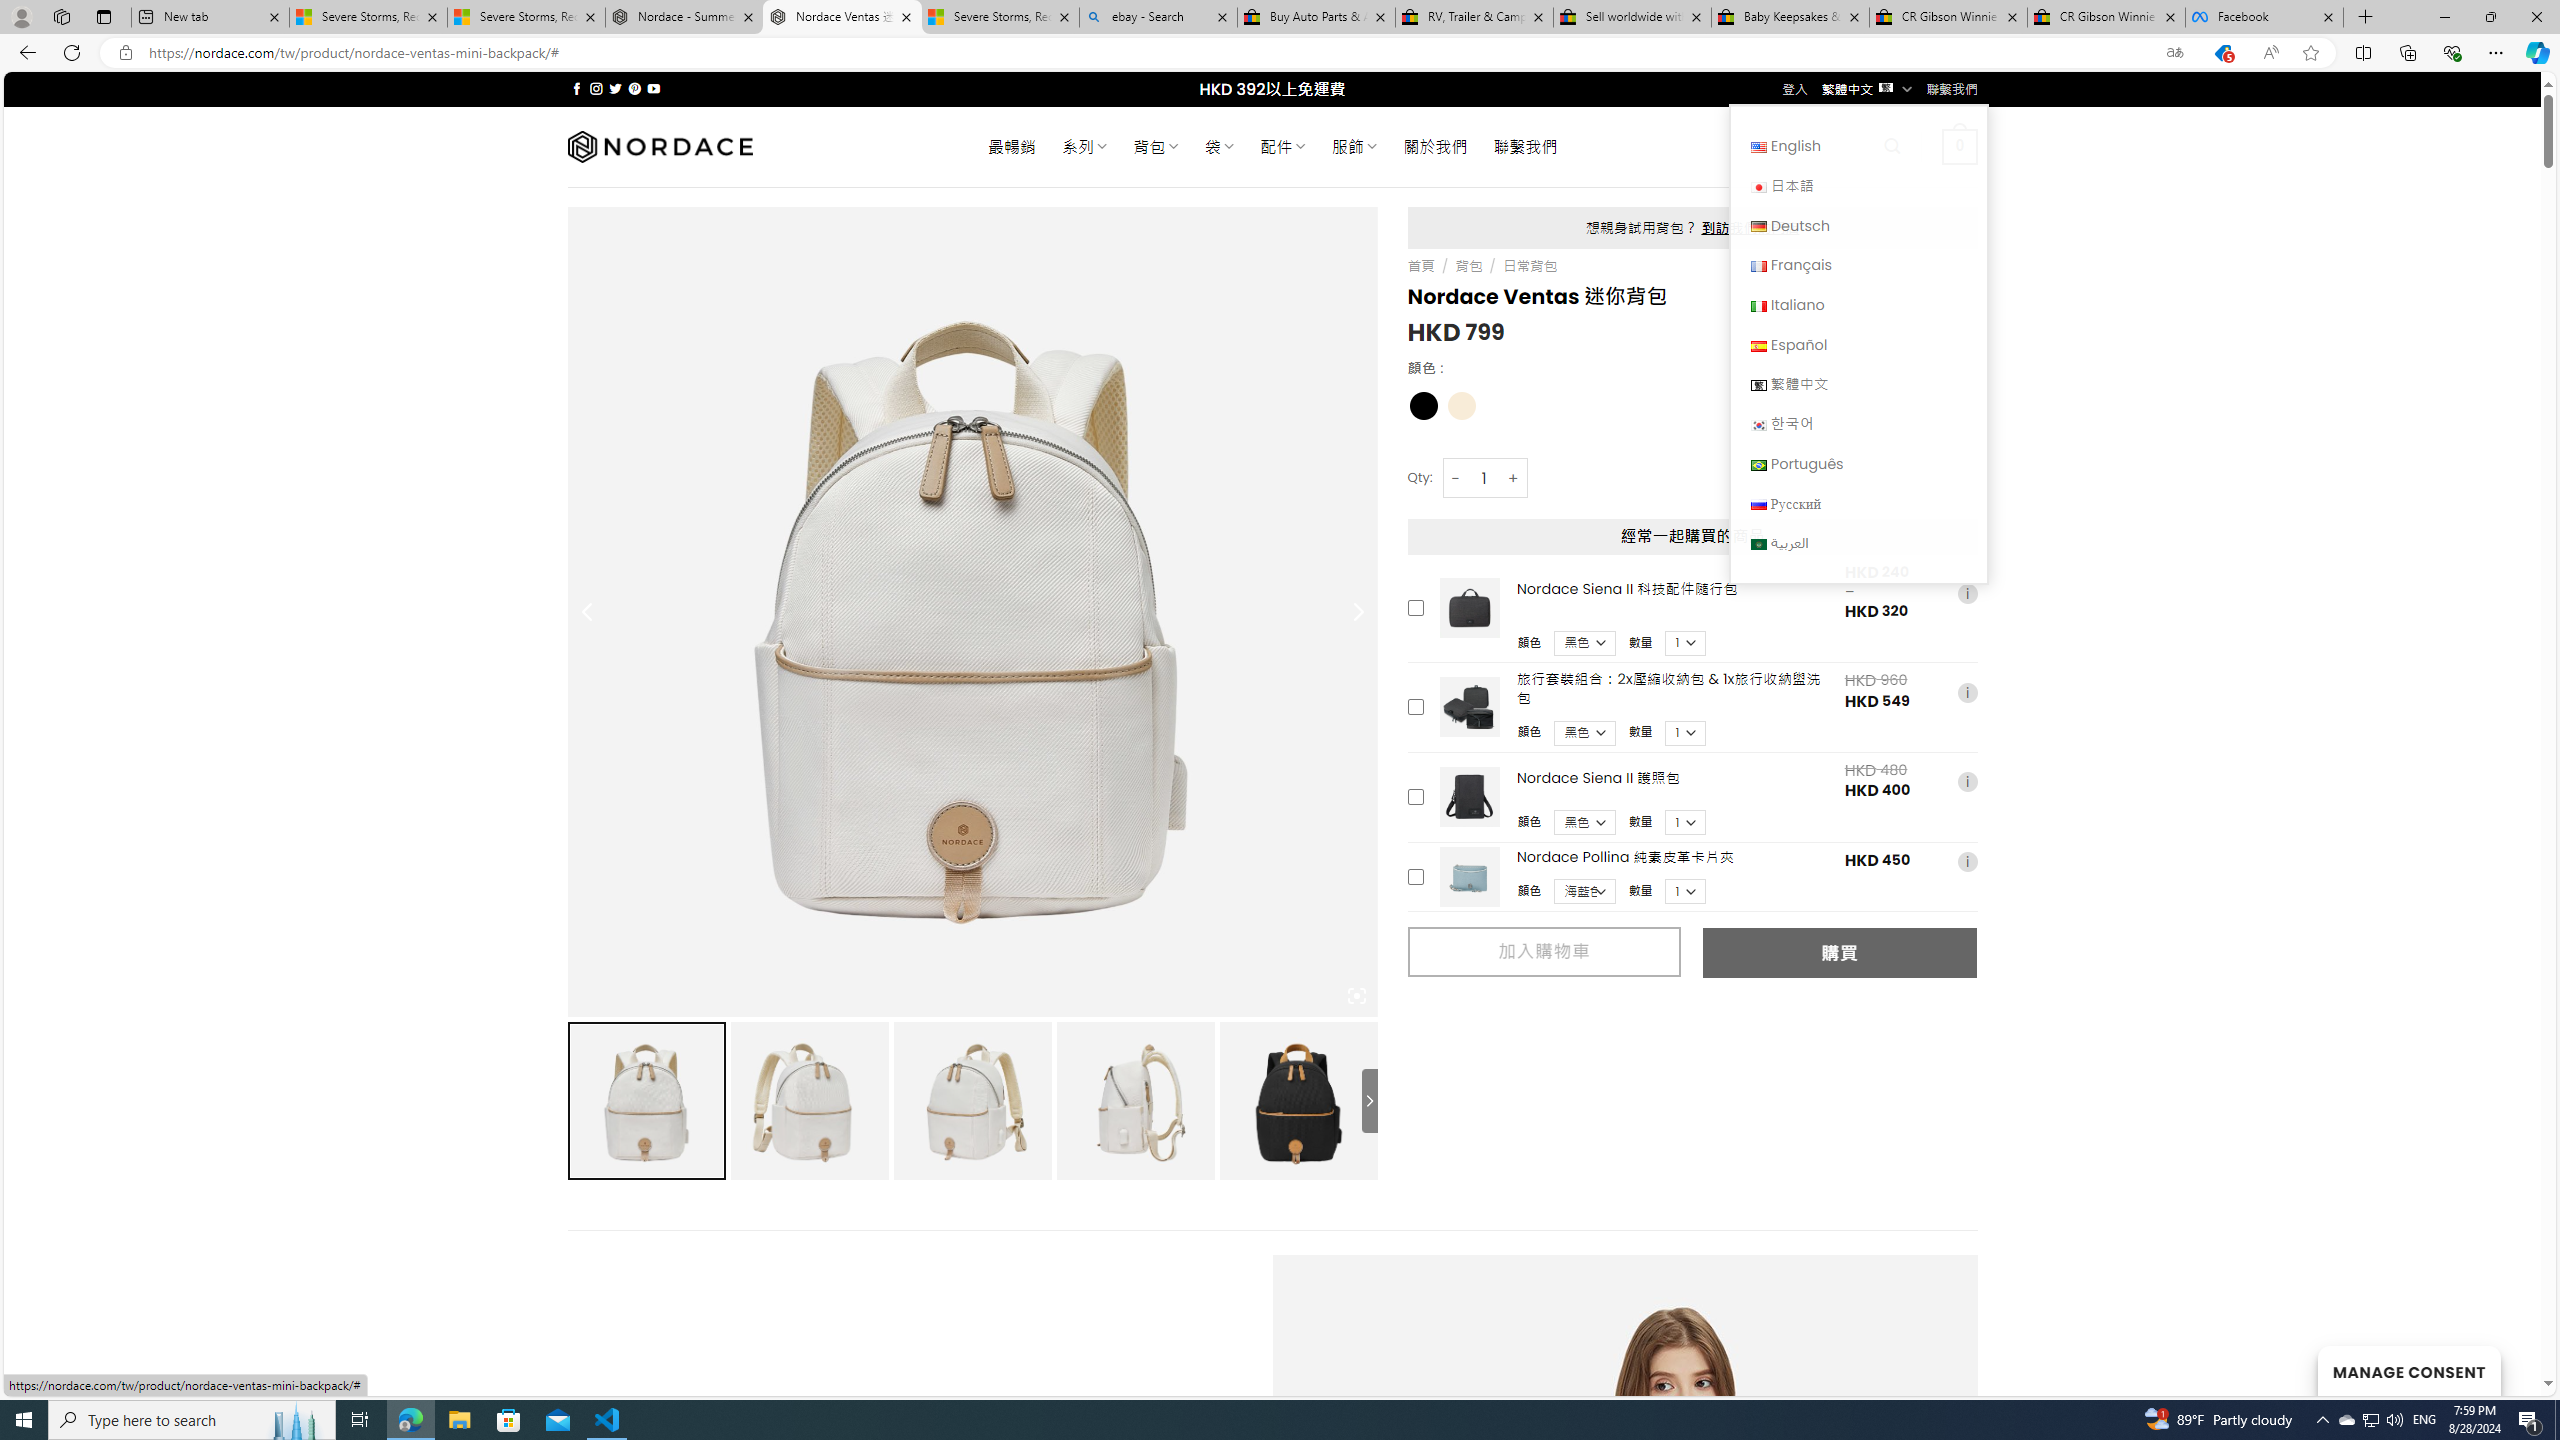 This screenshot has height=1440, width=2560. Describe the element at coordinates (1757, 225) in the screenshot. I see `'Deutsch'` at that location.